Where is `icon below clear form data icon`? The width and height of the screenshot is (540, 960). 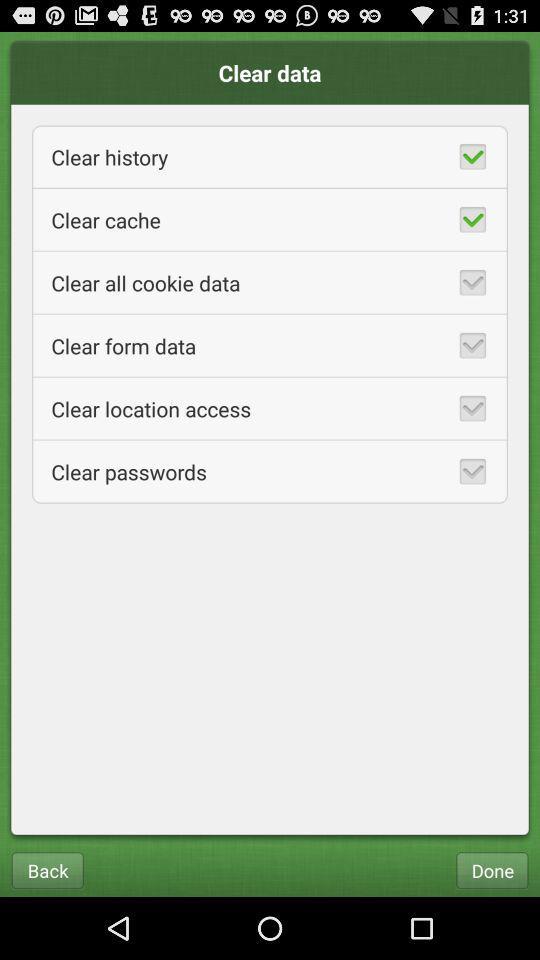
icon below clear form data icon is located at coordinates (270, 407).